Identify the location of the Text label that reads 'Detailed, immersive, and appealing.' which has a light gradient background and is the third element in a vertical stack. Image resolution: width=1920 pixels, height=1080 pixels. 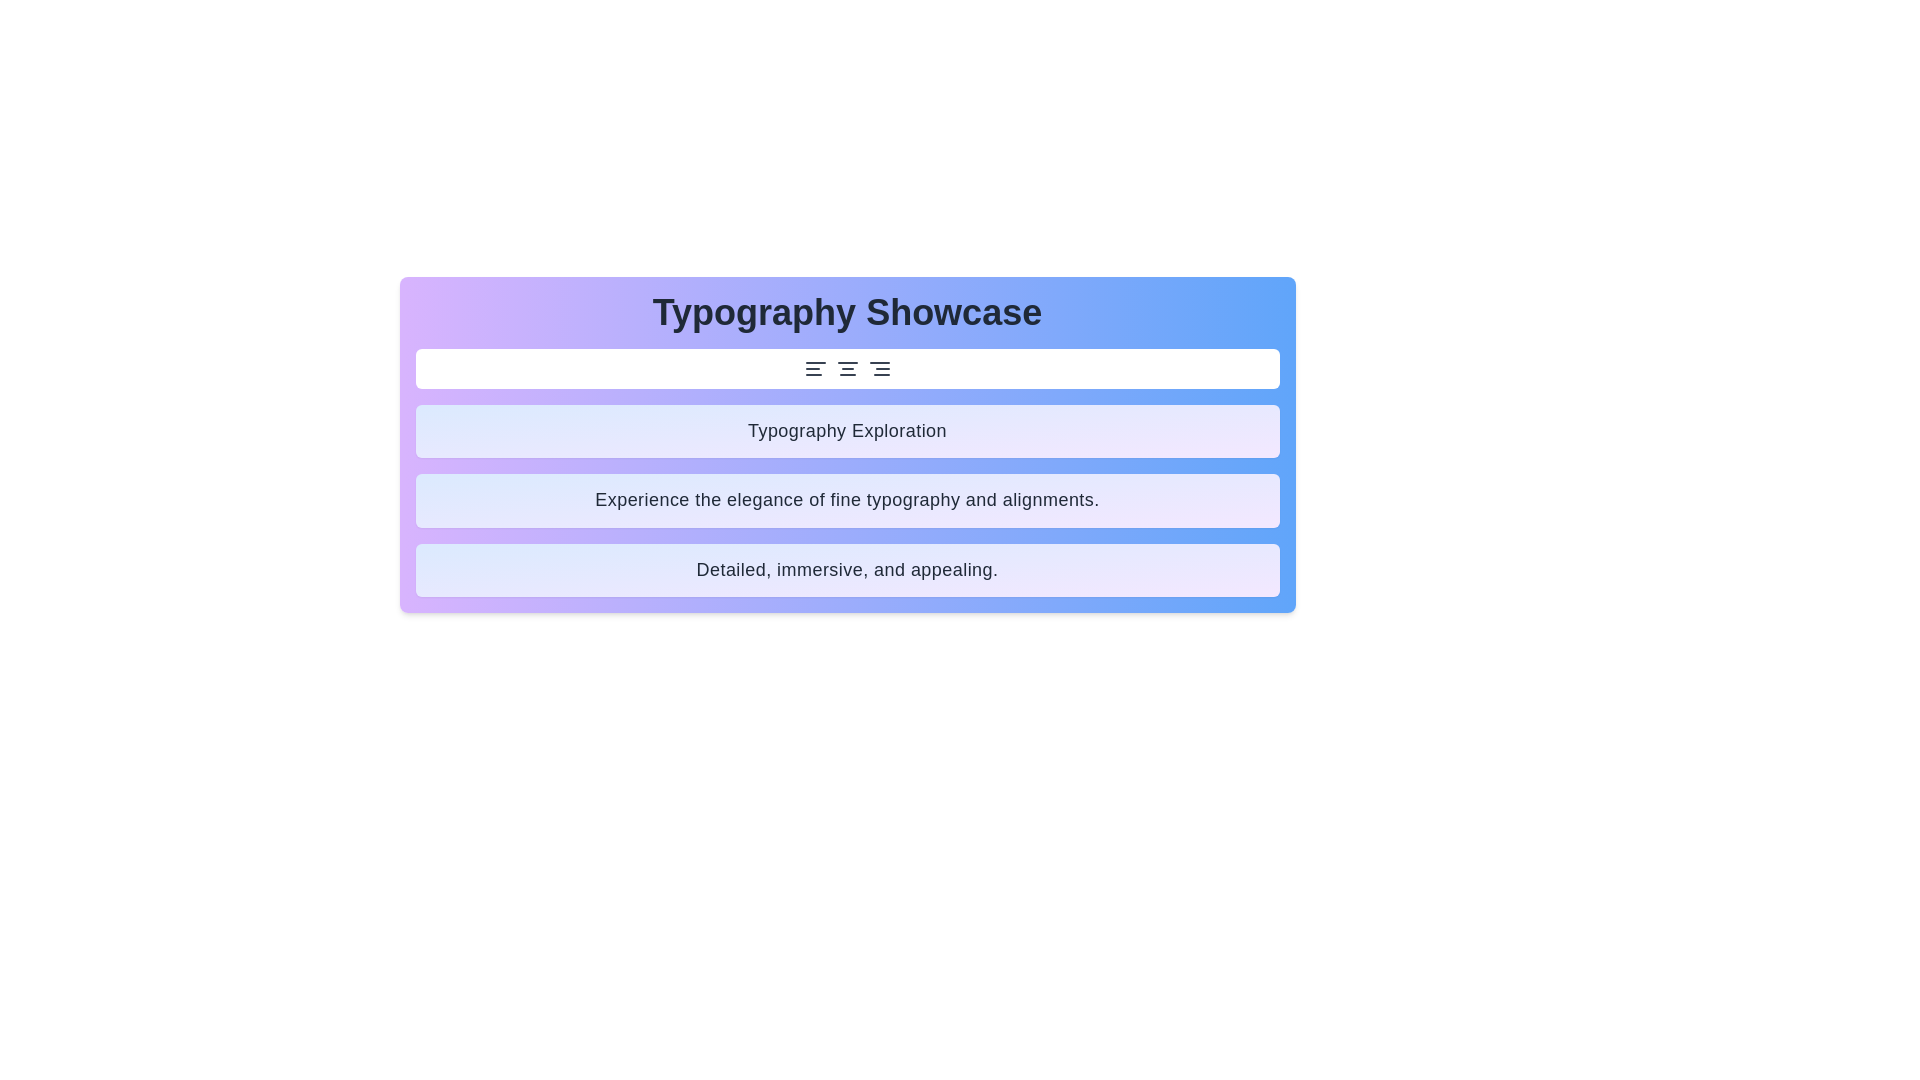
(847, 570).